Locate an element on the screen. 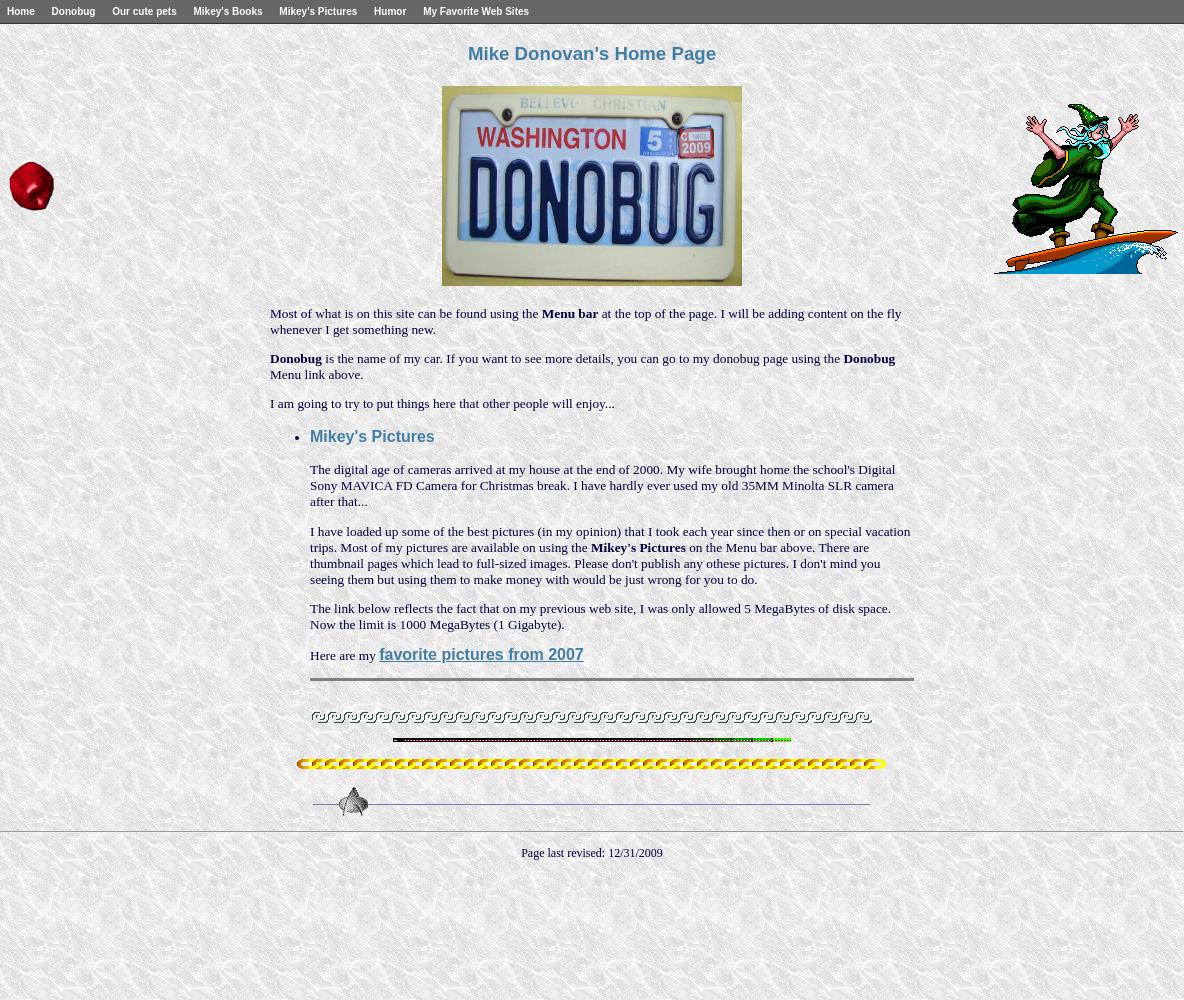 The width and height of the screenshot is (1184, 1000). 'I am going to try to put things here that other people will enjoy...' is located at coordinates (441, 403).